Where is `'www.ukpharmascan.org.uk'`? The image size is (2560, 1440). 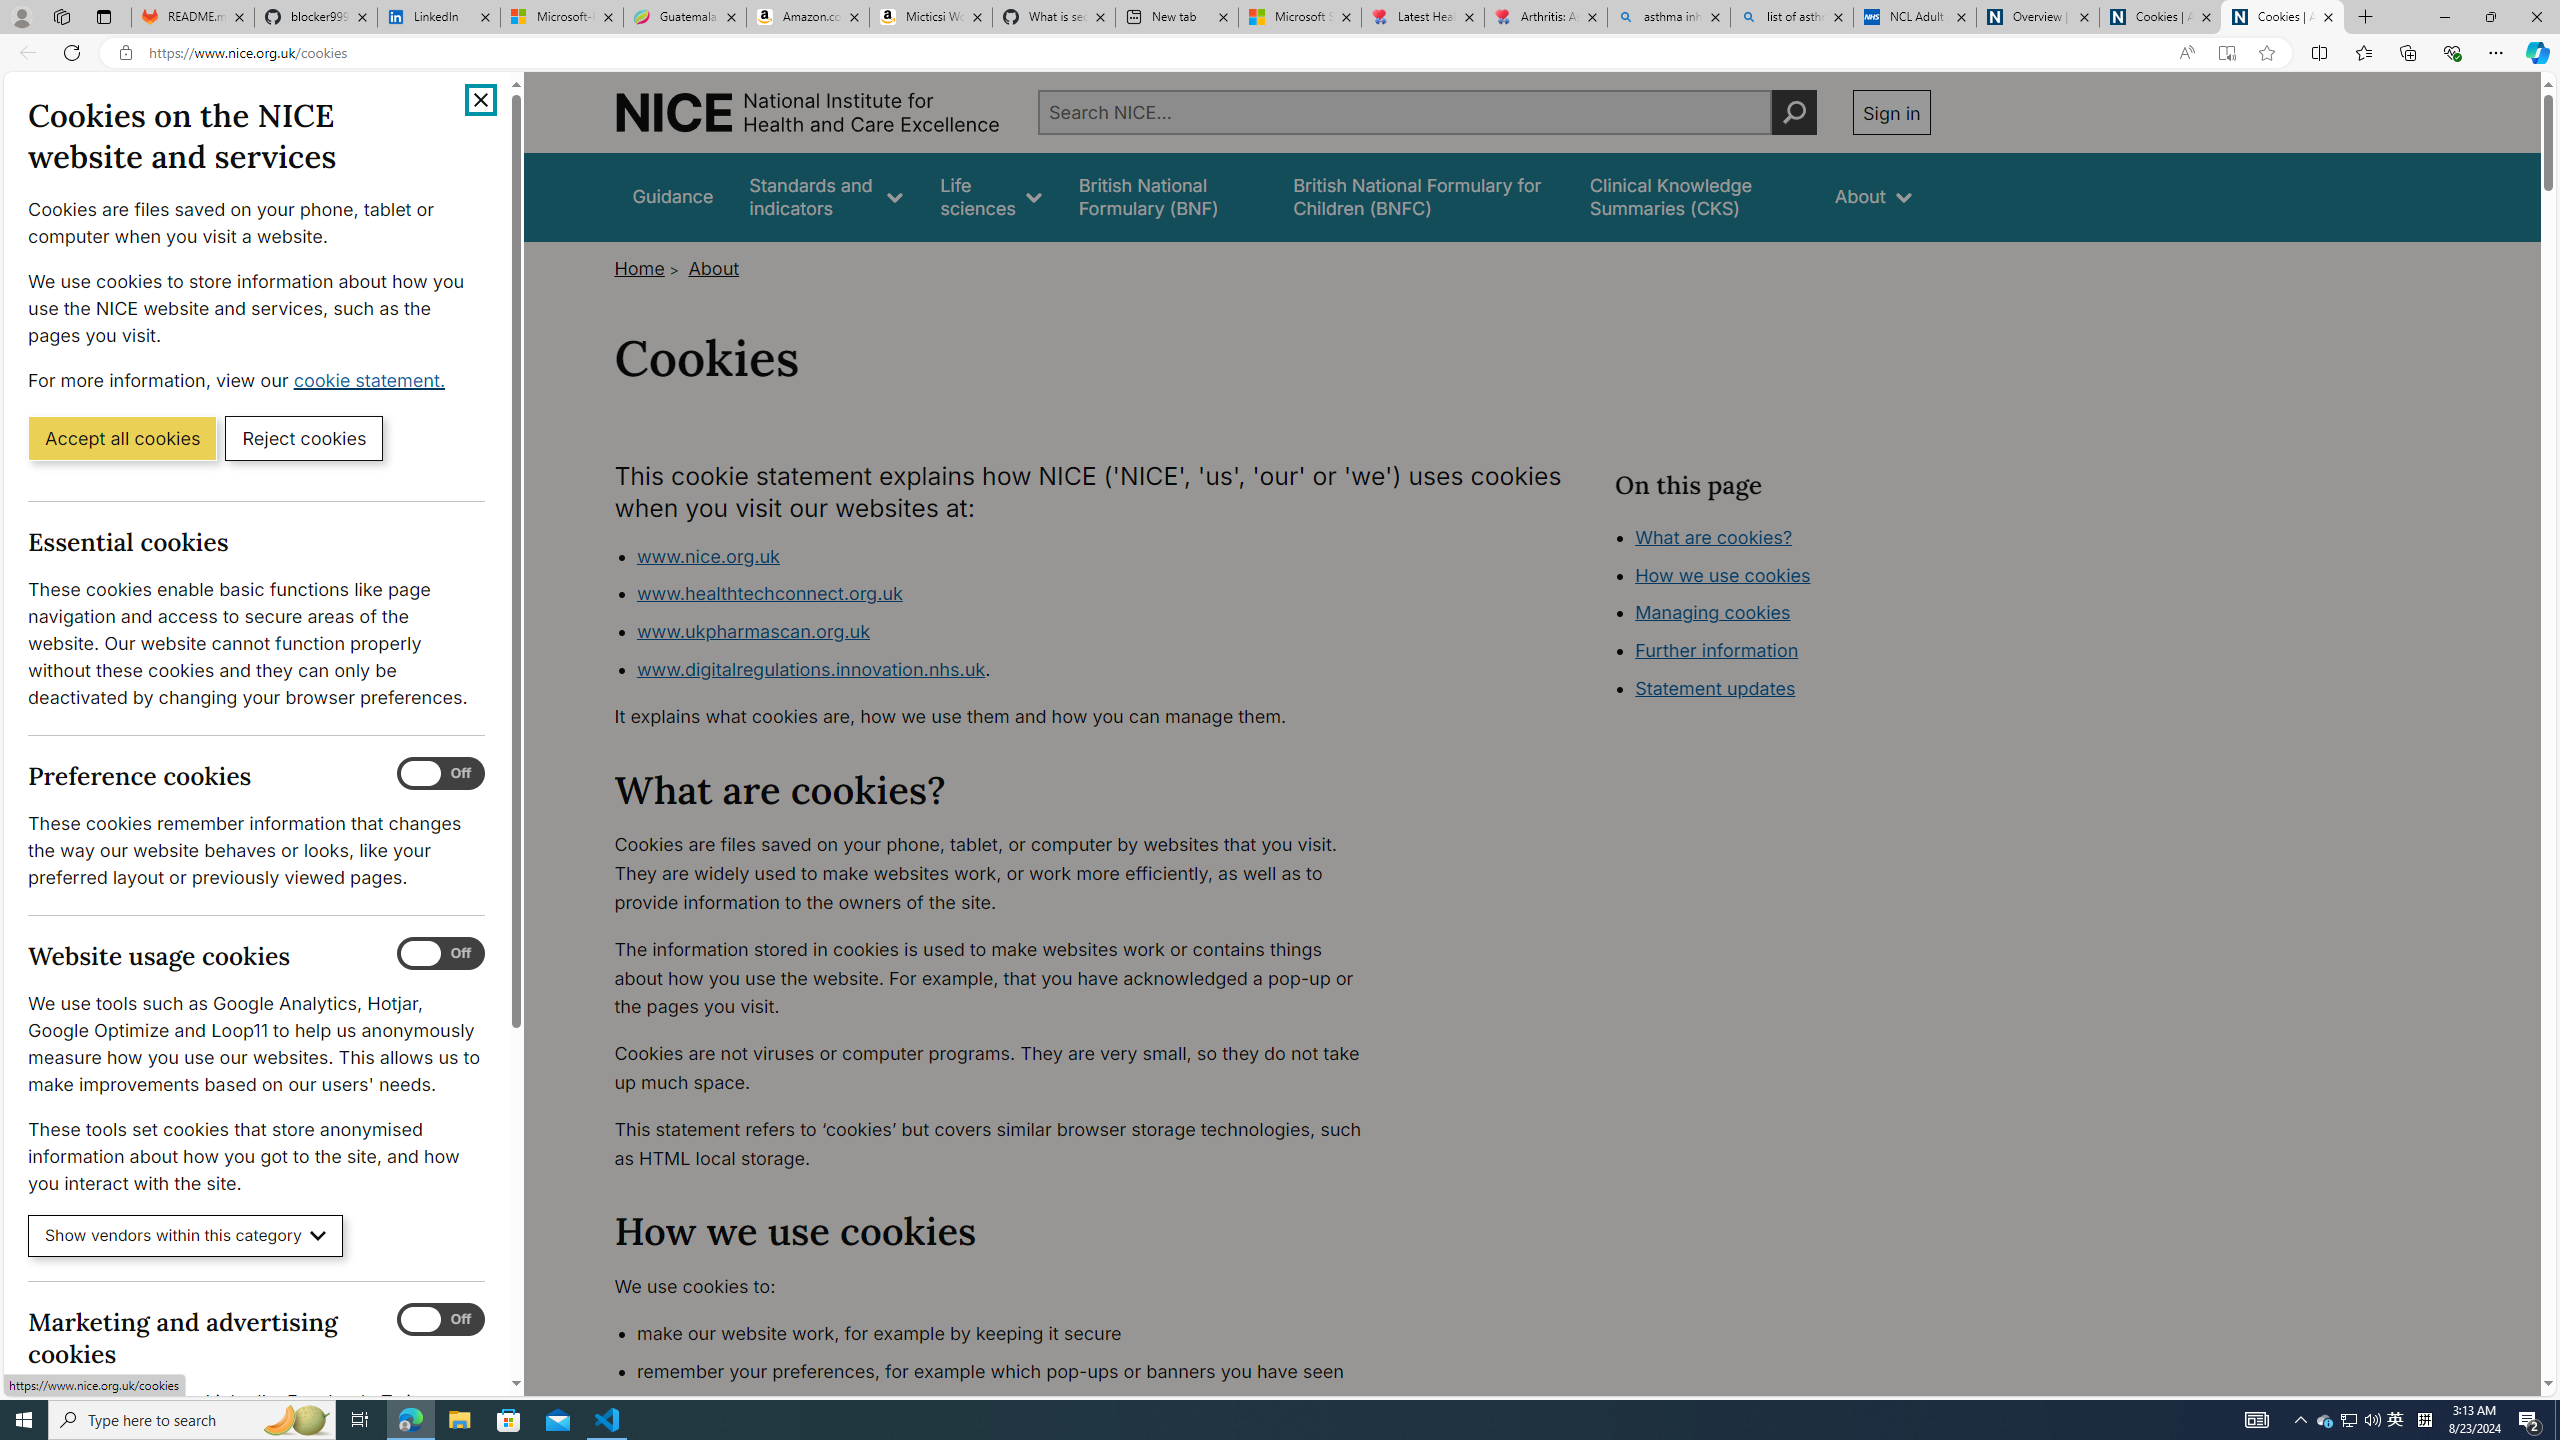
'www.ukpharmascan.org.uk' is located at coordinates (751, 631).